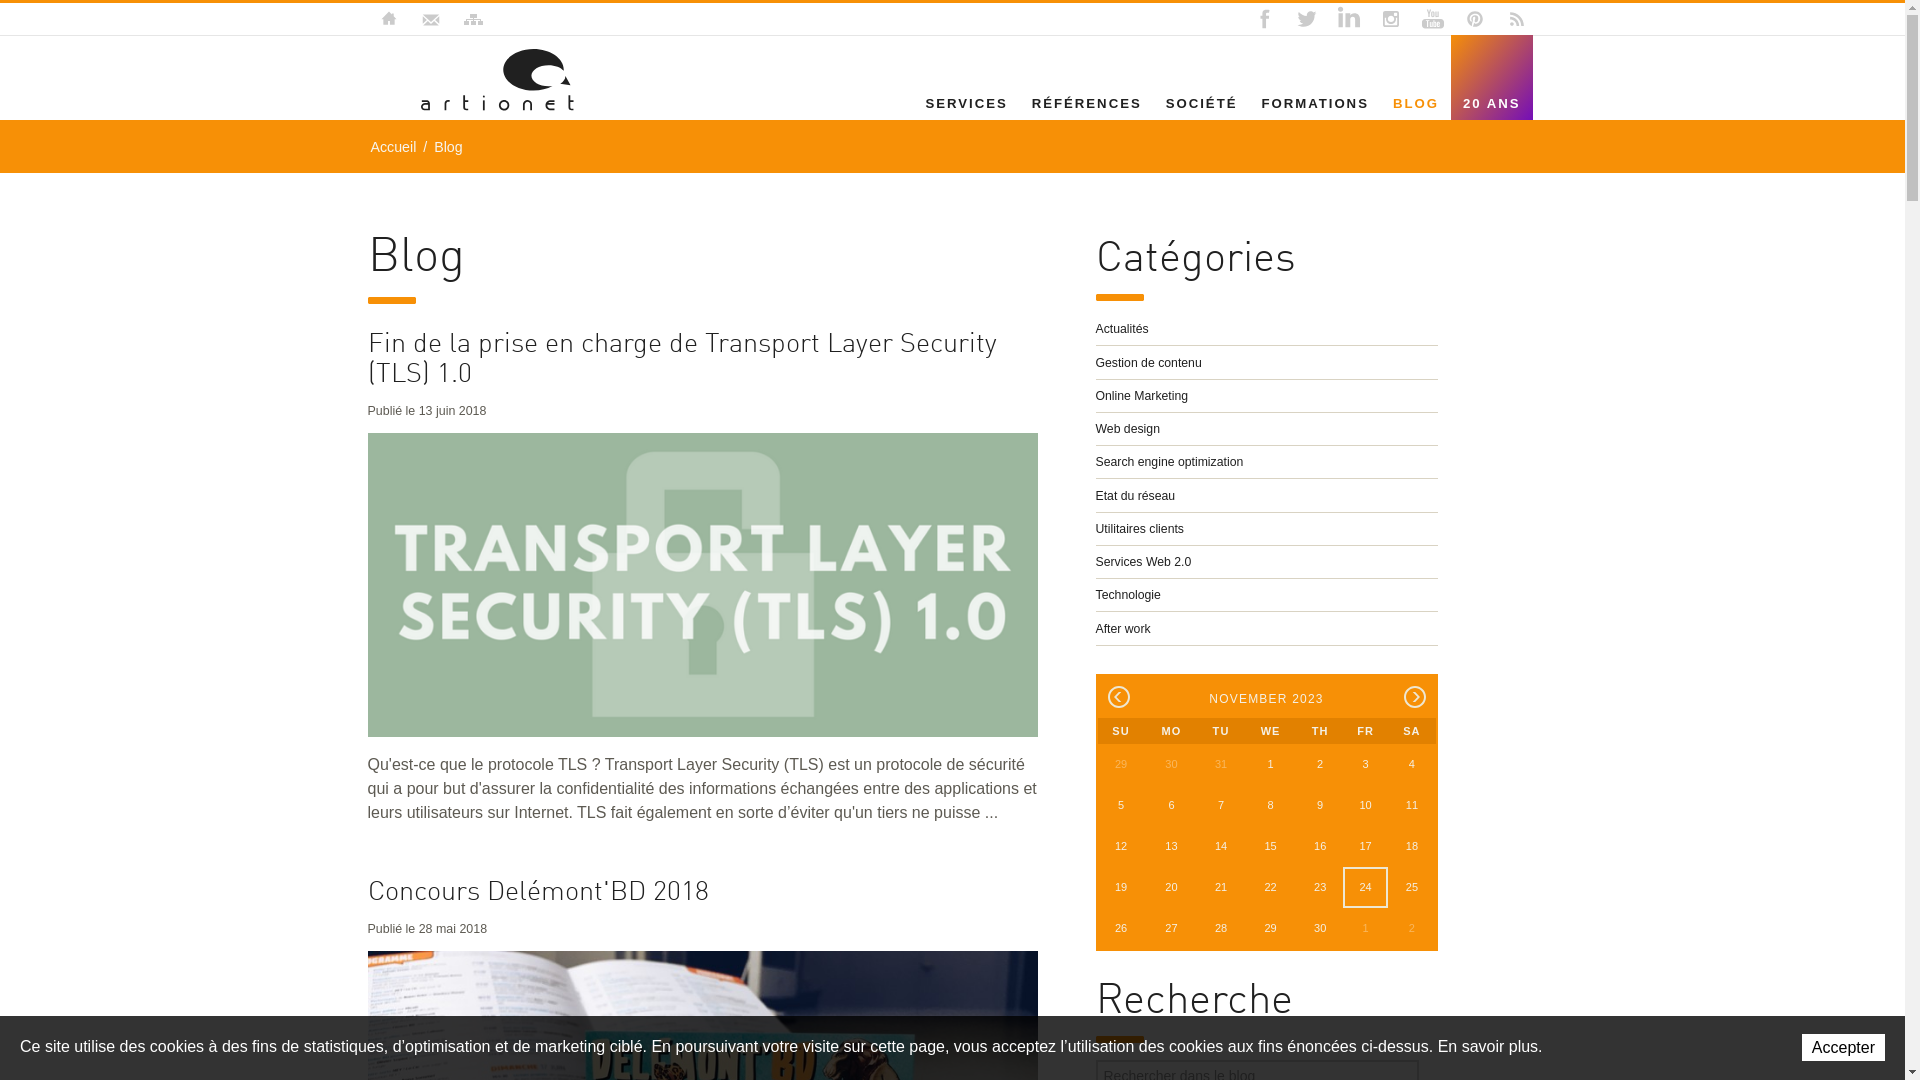 The image size is (1920, 1080). What do you see at coordinates (1266, 527) in the screenshot?
I see `'Utilitaires clients'` at bounding box center [1266, 527].